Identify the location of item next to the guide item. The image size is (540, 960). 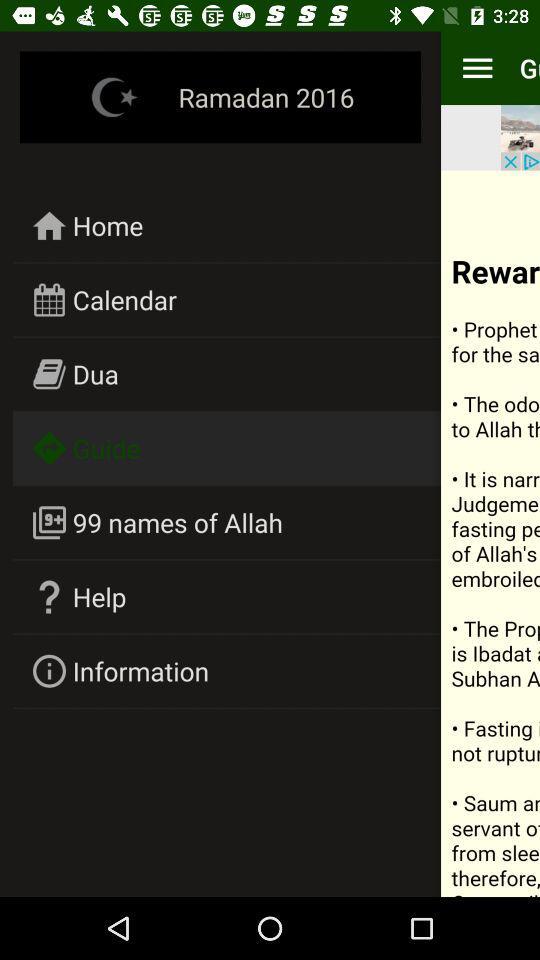
(476, 68).